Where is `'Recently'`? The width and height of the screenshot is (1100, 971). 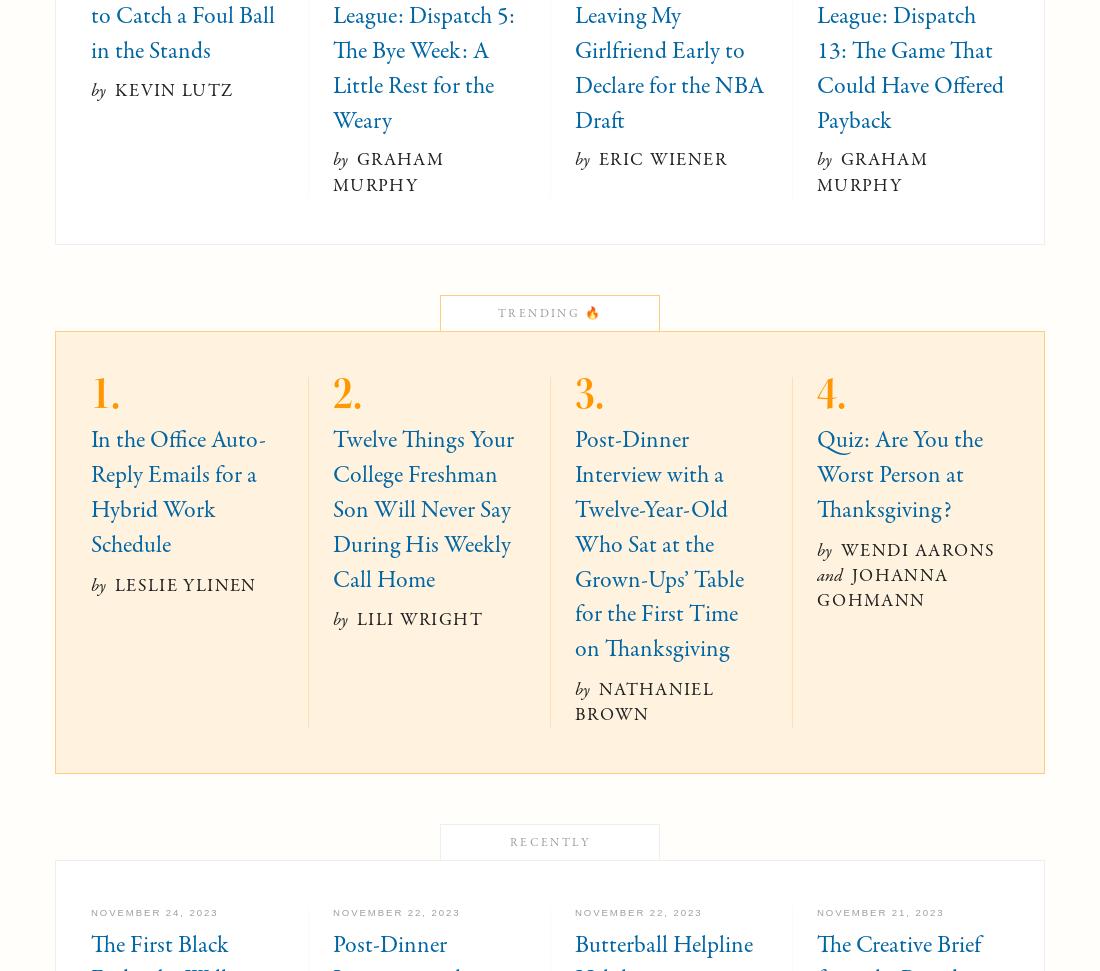 'Recently' is located at coordinates (549, 842).